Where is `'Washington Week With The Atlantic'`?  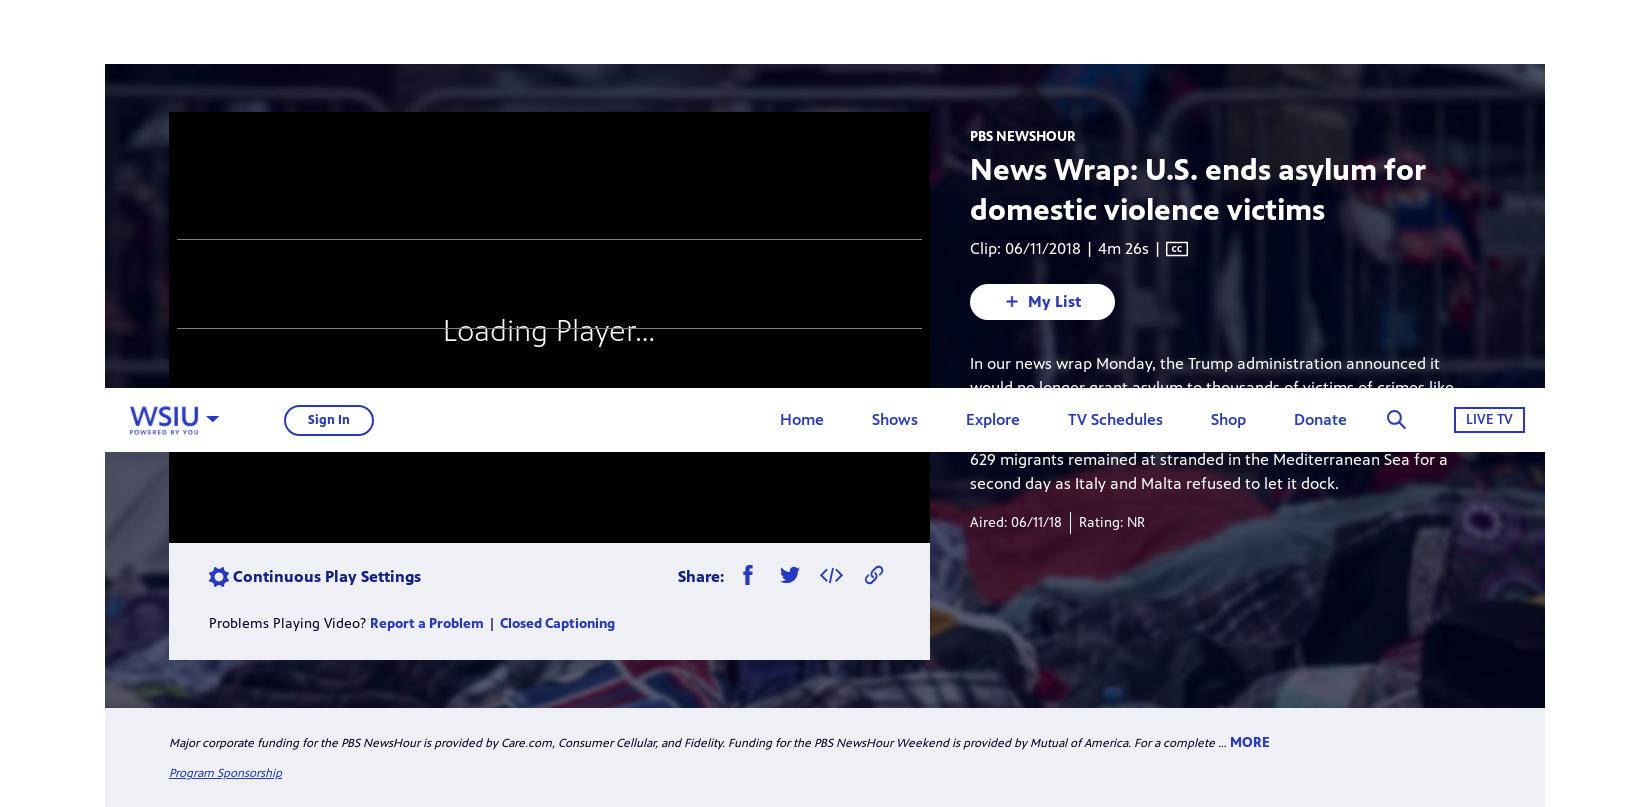
'Washington Week With The Atlantic' is located at coordinates (1148, 171).